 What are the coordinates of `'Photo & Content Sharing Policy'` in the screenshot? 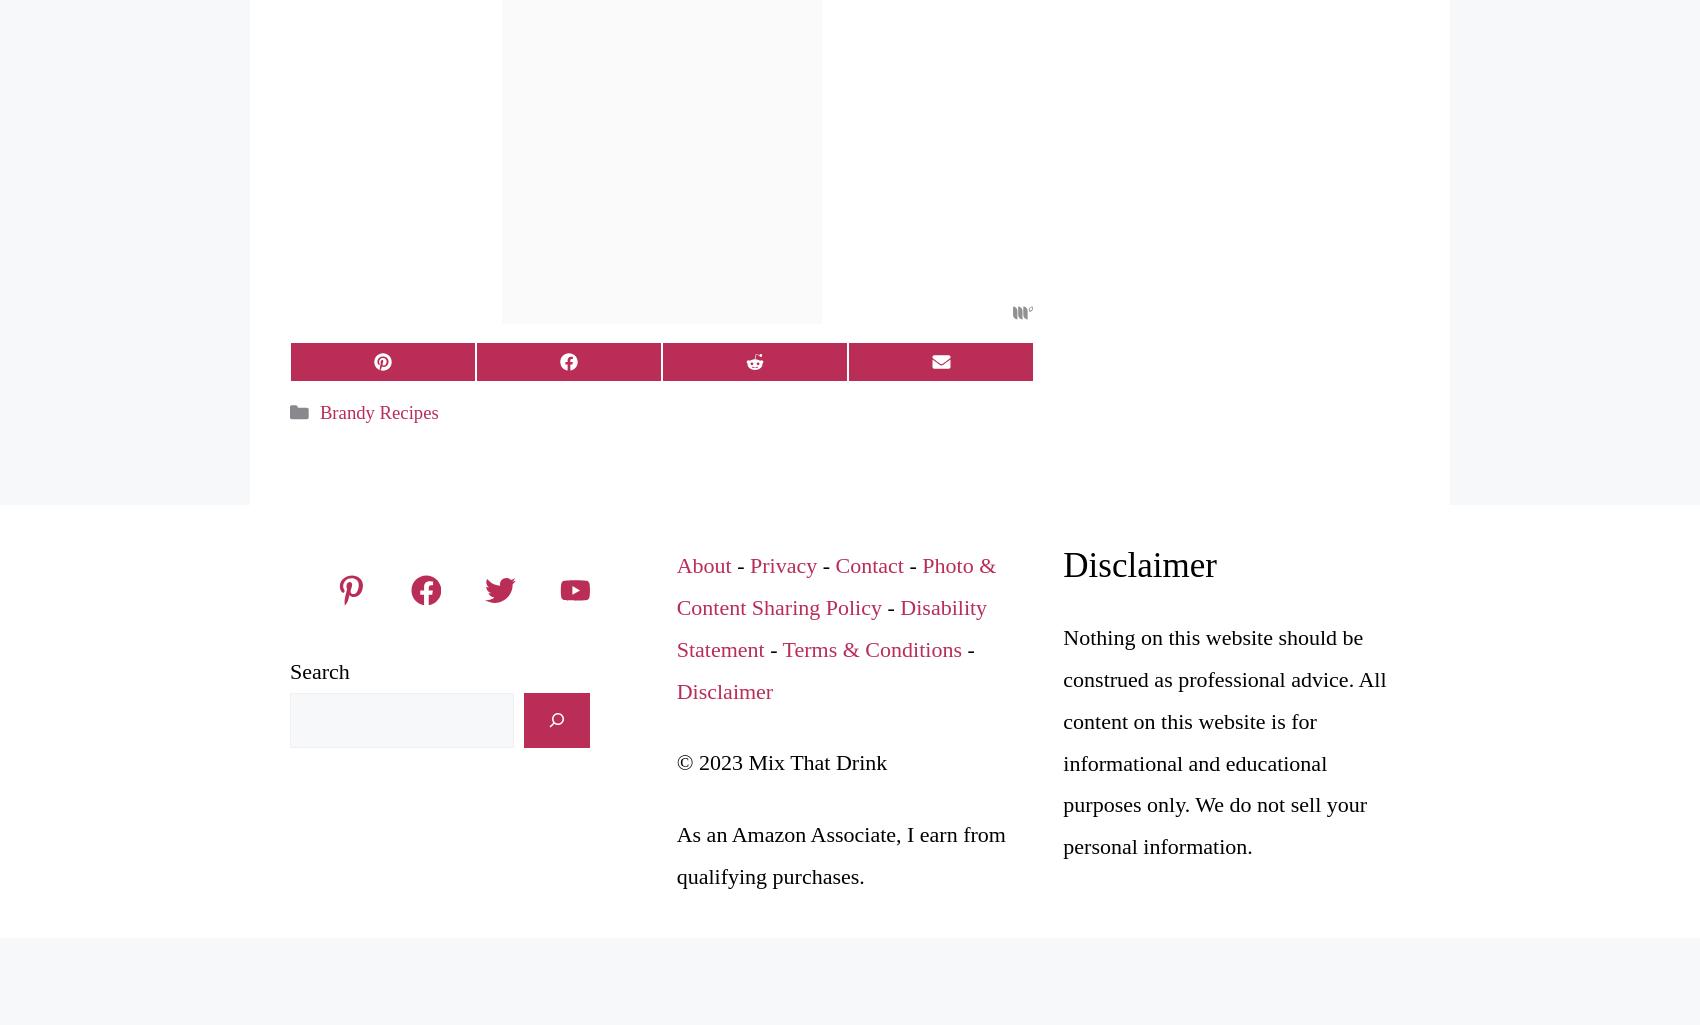 It's located at (835, 585).